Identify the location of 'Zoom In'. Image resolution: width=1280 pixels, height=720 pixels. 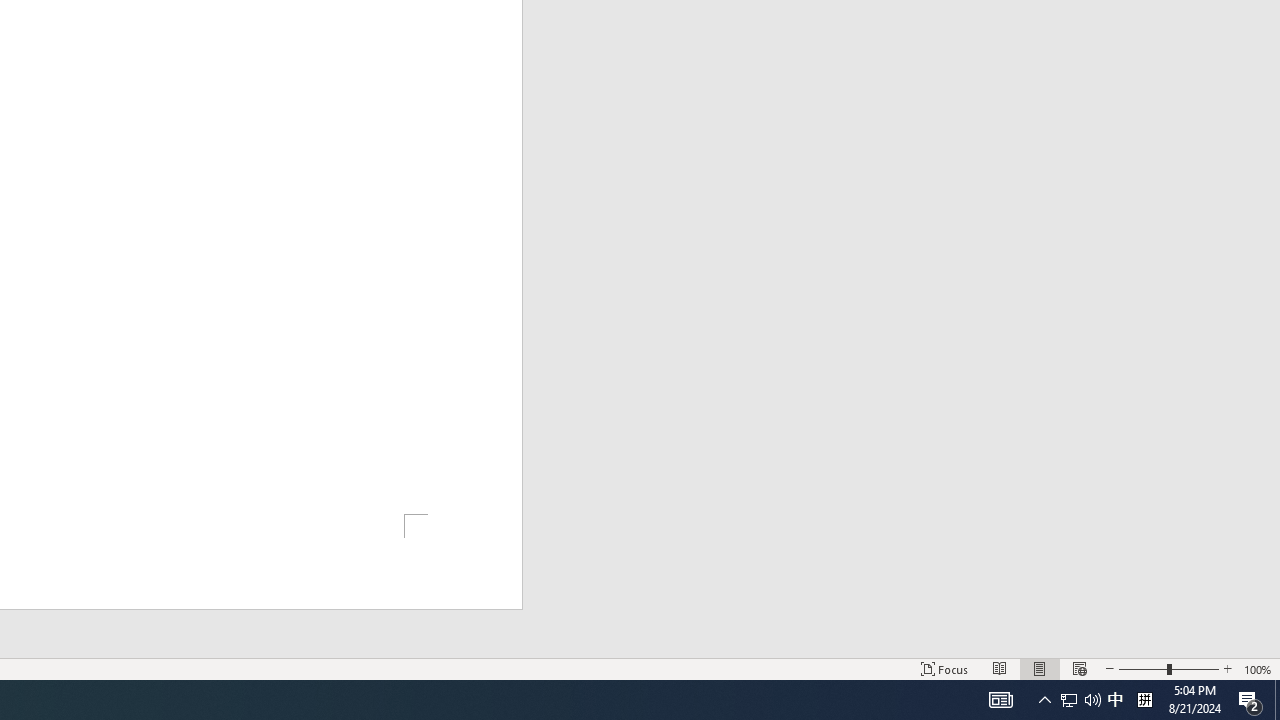
(1226, 669).